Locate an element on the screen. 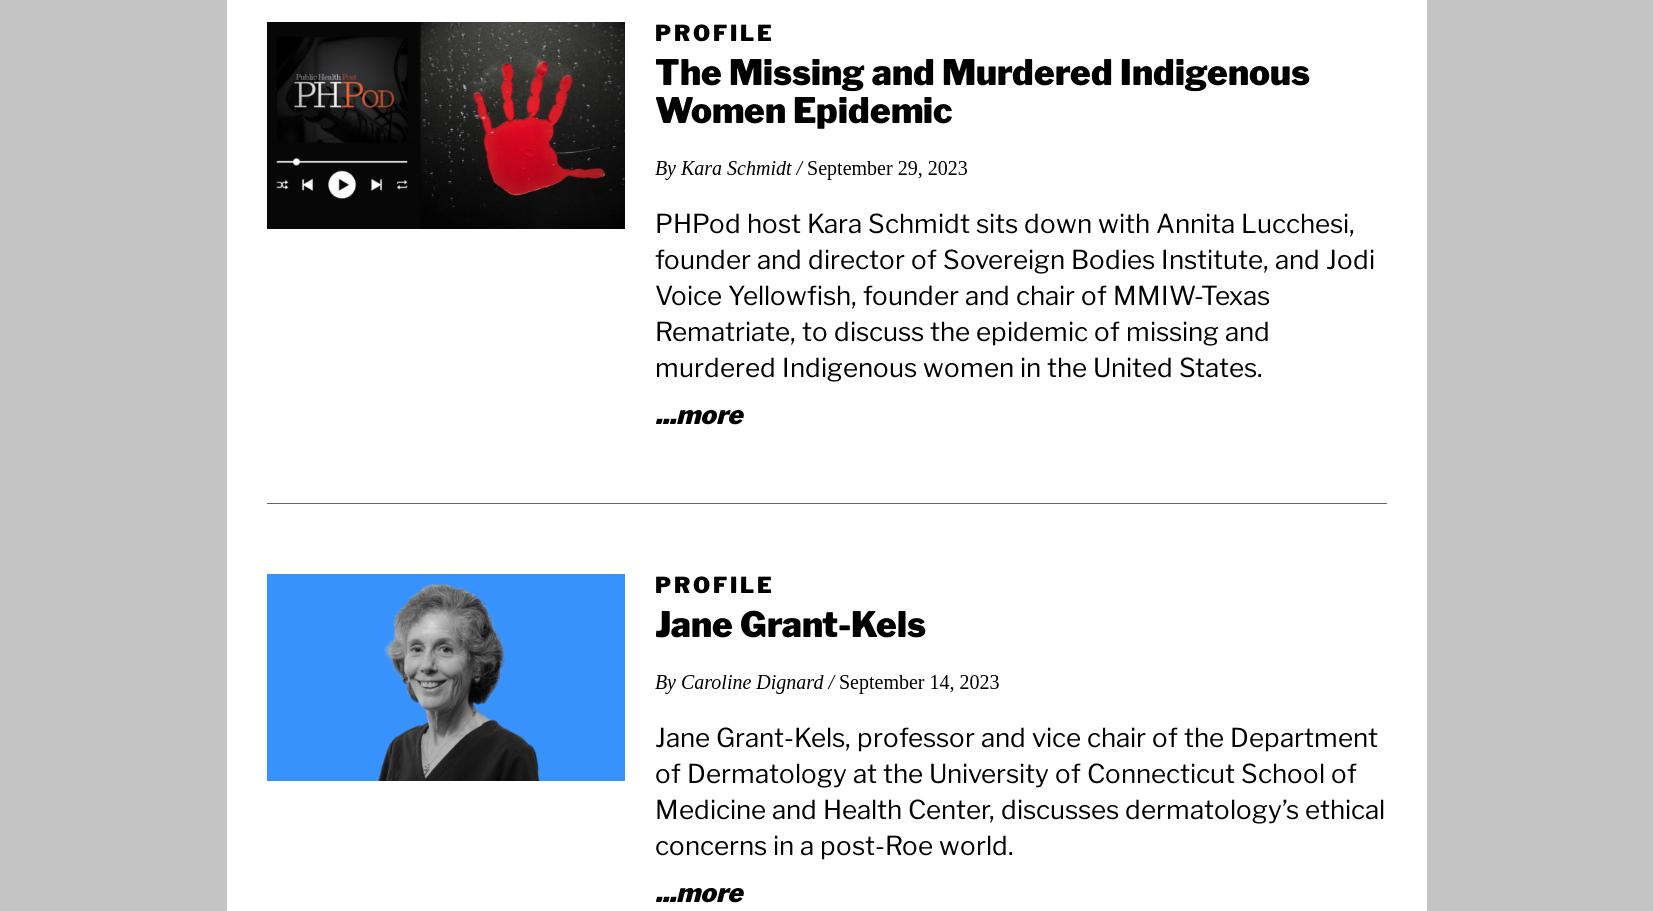  'September 14, 2023' is located at coordinates (918, 679).